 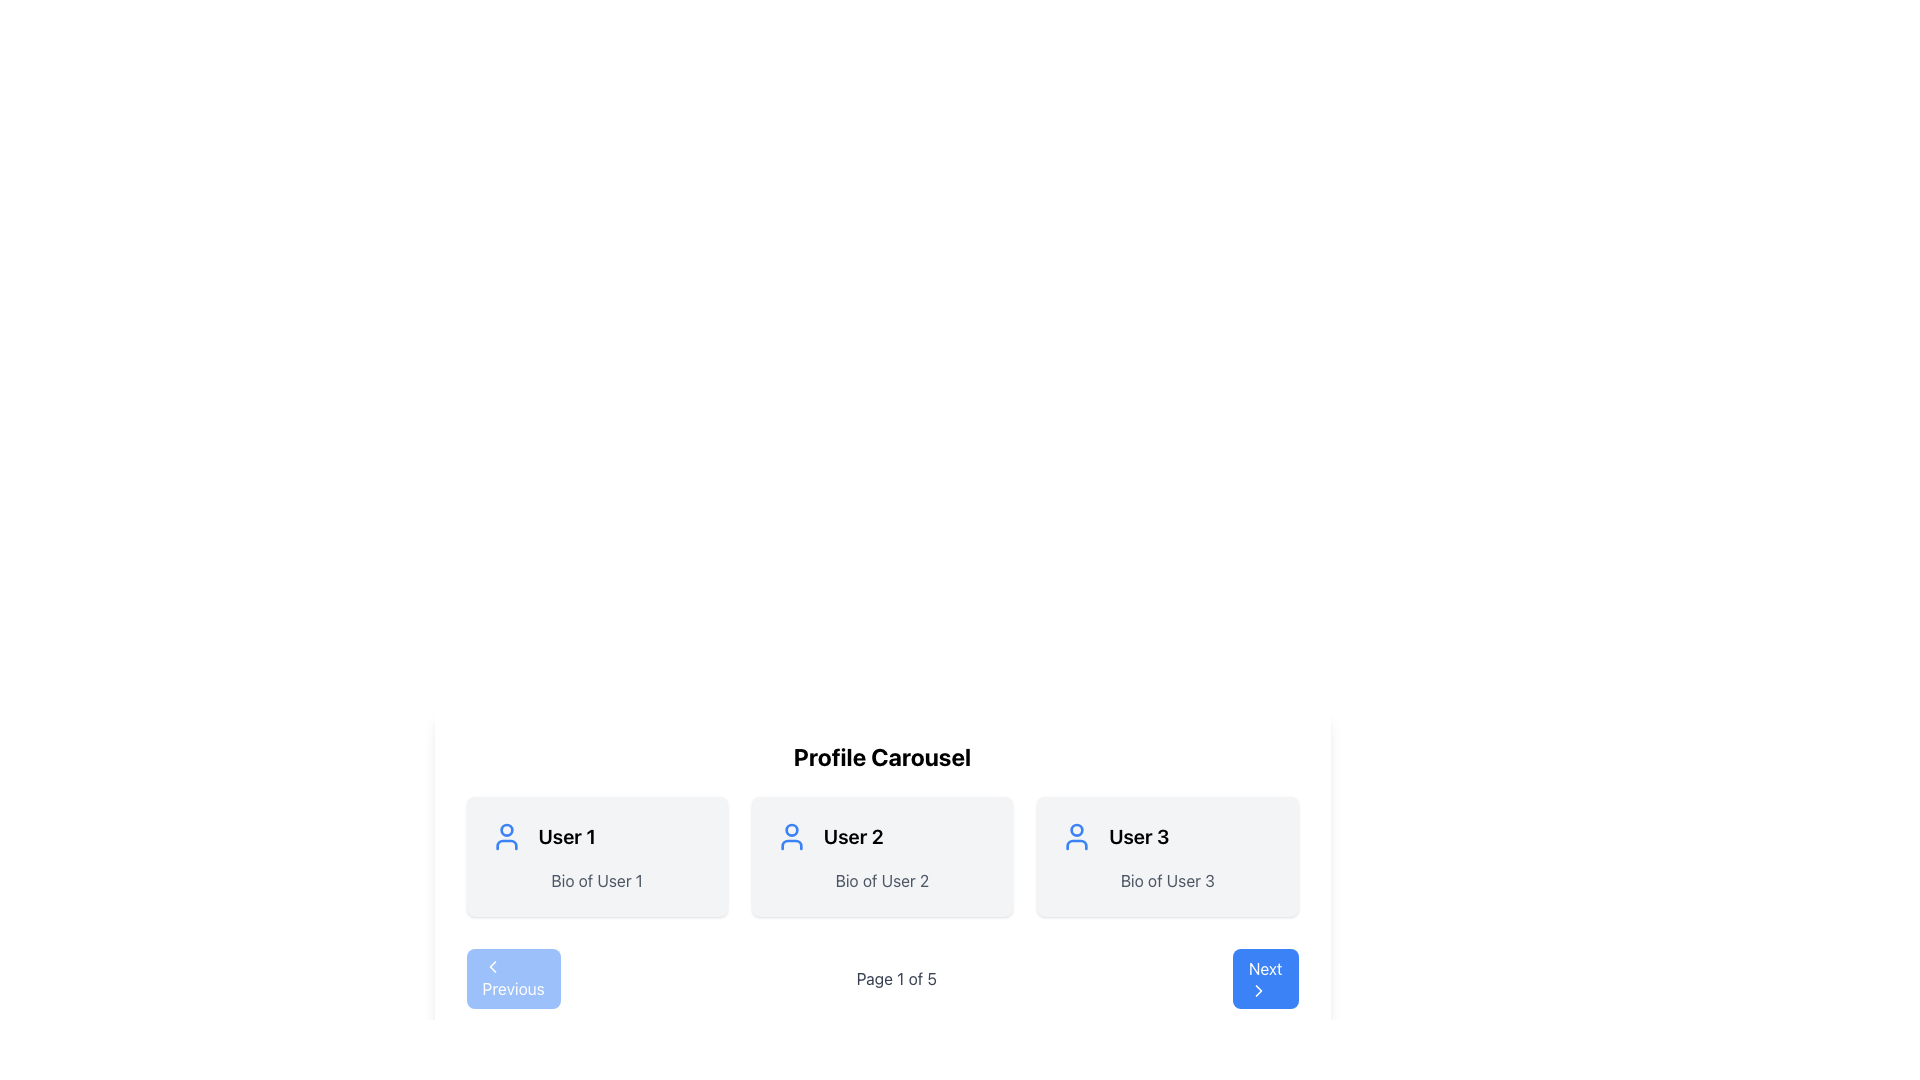 What do you see at coordinates (1264, 978) in the screenshot?
I see `the horizontally elongated blue button labeled 'Next' with a rightward-pointing chevron icon located at the bottom-right corner of the page` at bounding box center [1264, 978].